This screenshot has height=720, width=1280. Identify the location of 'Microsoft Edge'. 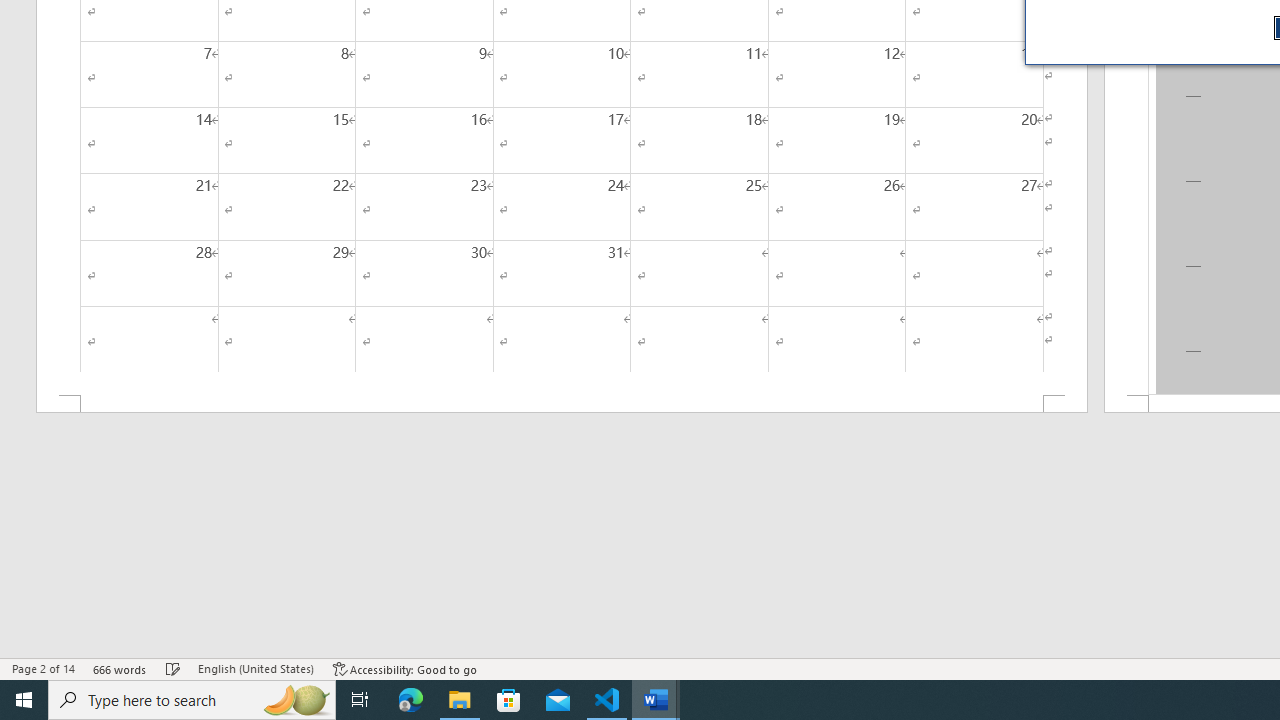
(410, 698).